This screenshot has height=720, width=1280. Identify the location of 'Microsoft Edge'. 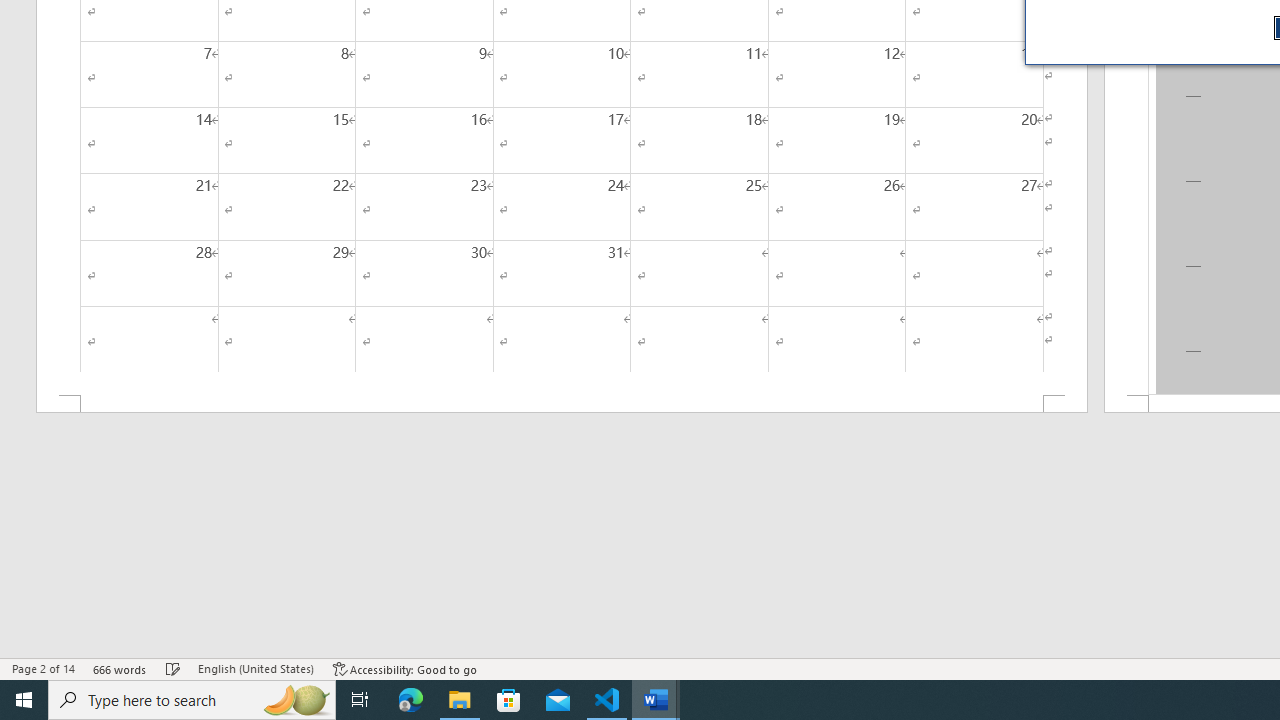
(410, 698).